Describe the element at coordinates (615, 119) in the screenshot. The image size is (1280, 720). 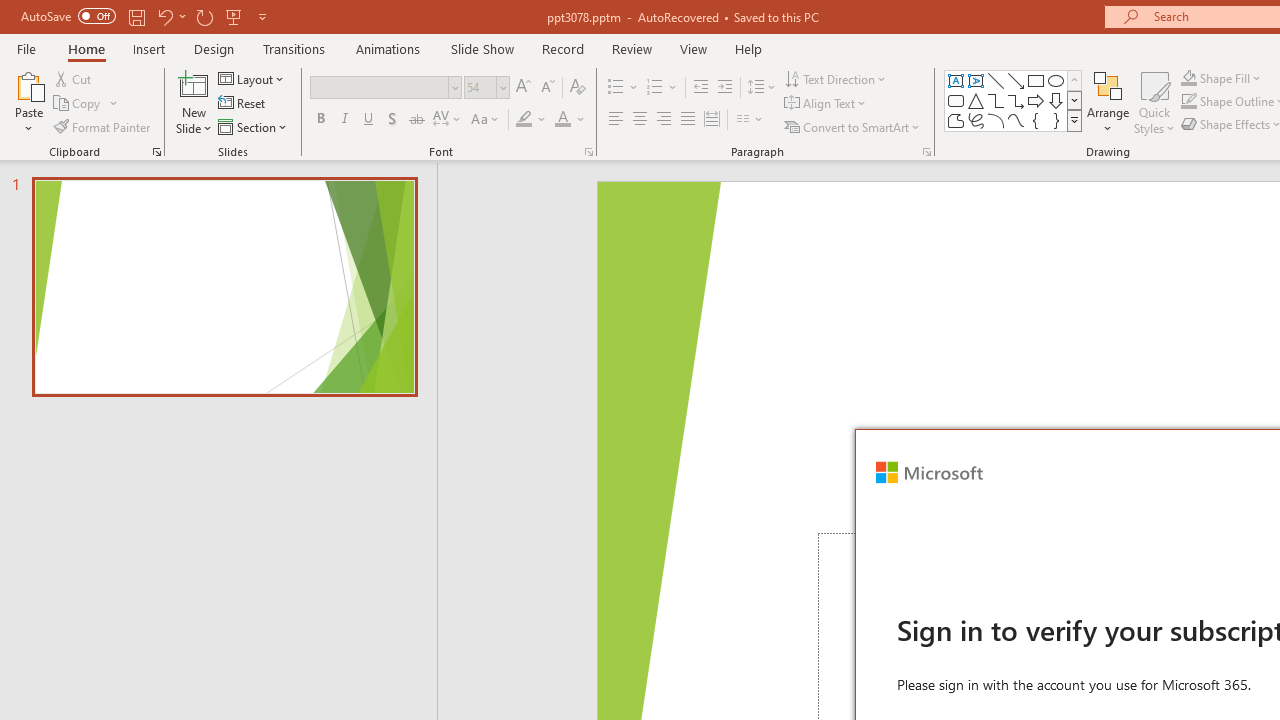
I see `'Align Left'` at that location.